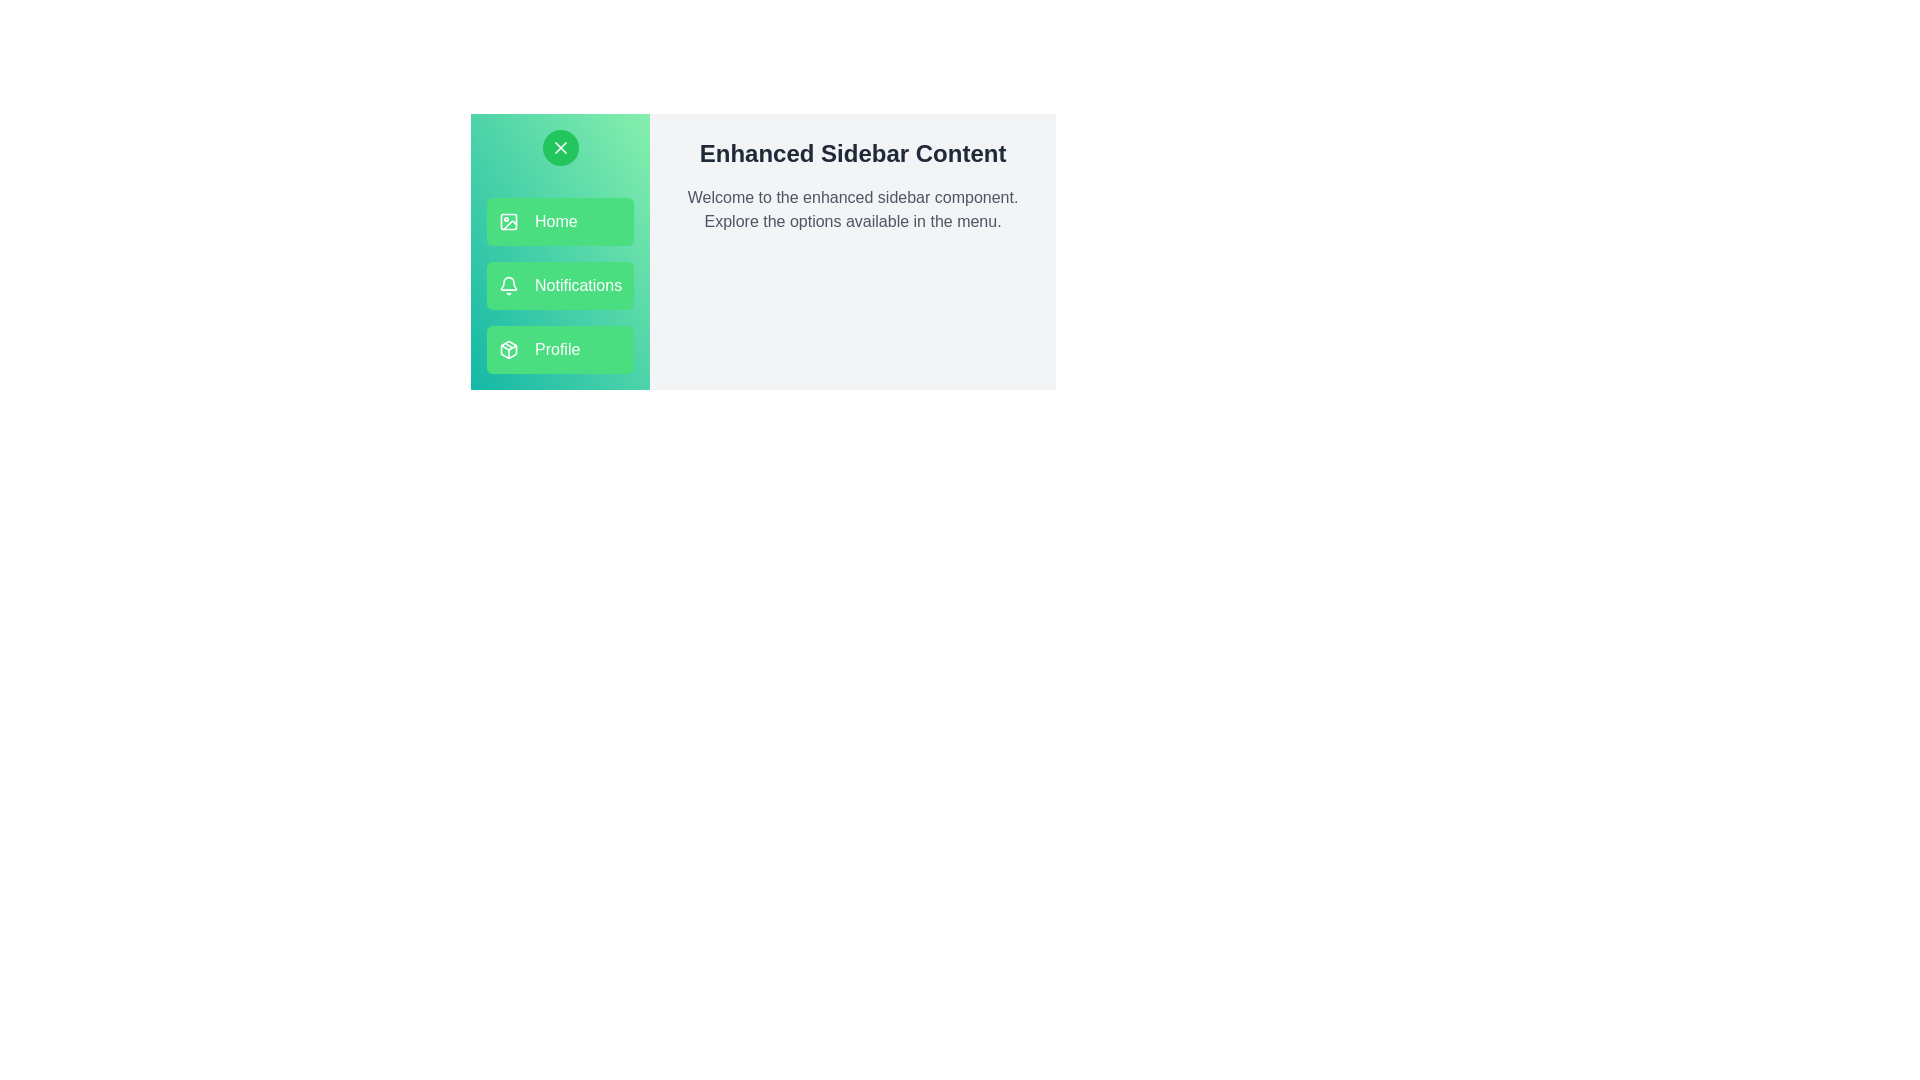 The height and width of the screenshot is (1080, 1920). I want to click on toggle button to toggle the sidebar open or closed, so click(560, 146).